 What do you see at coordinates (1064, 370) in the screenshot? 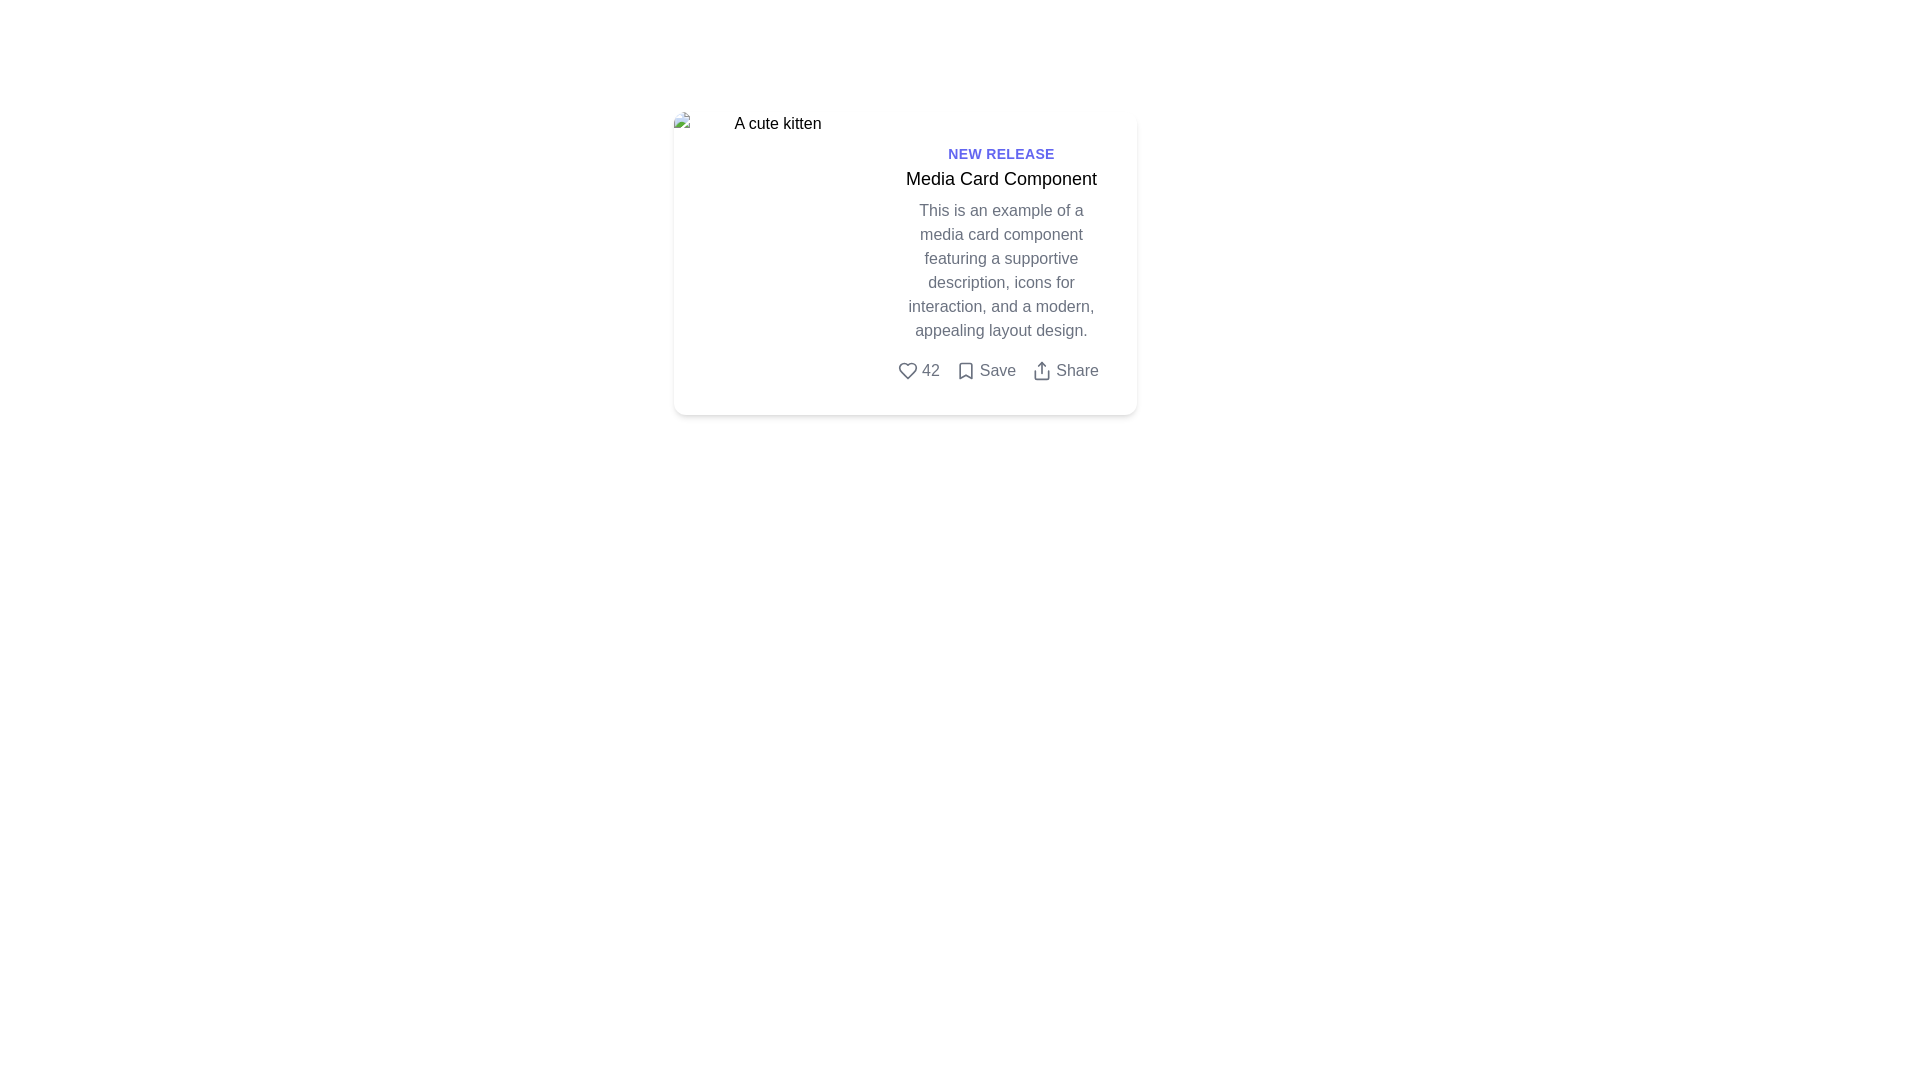
I see `the share button, which is the third option in a row of three interactive elements below the descriptive text of the card, to initiate the share action` at bounding box center [1064, 370].